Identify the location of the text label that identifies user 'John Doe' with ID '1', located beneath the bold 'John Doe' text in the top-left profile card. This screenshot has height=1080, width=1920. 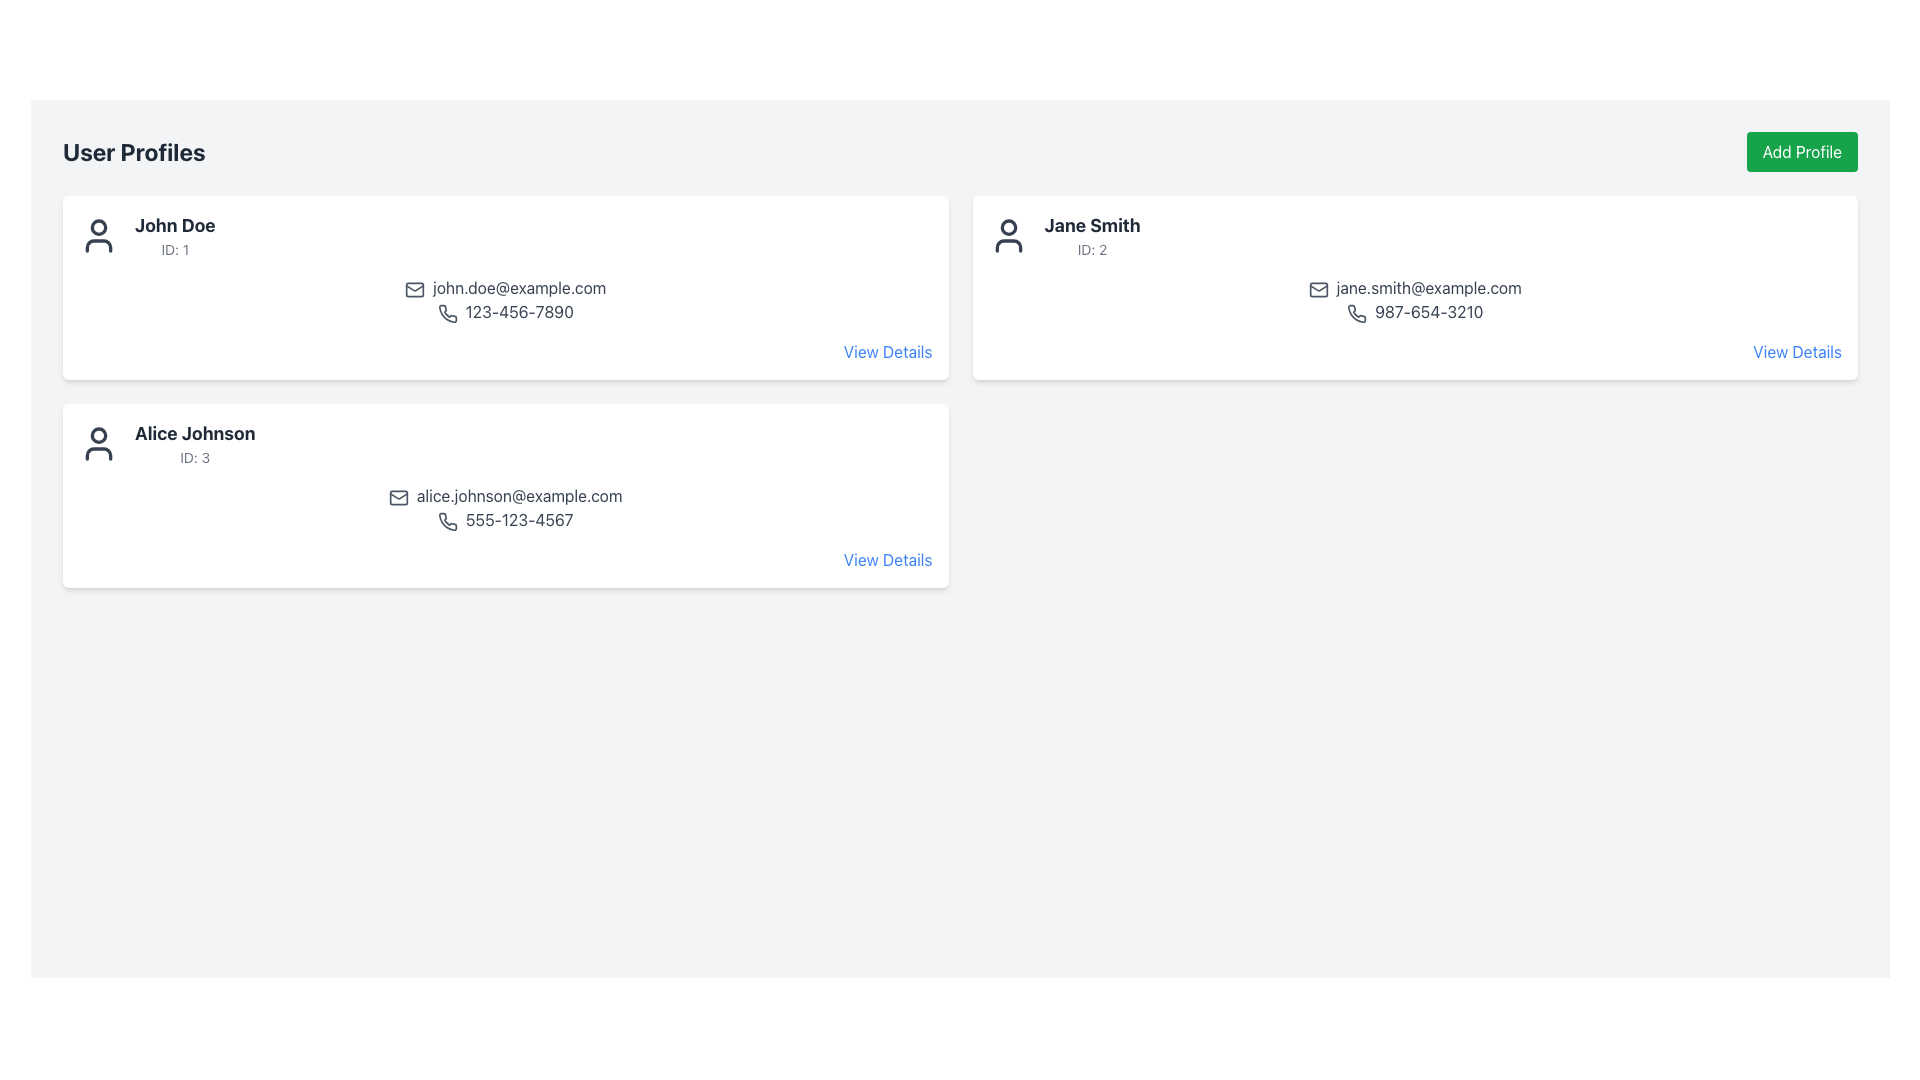
(175, 249).